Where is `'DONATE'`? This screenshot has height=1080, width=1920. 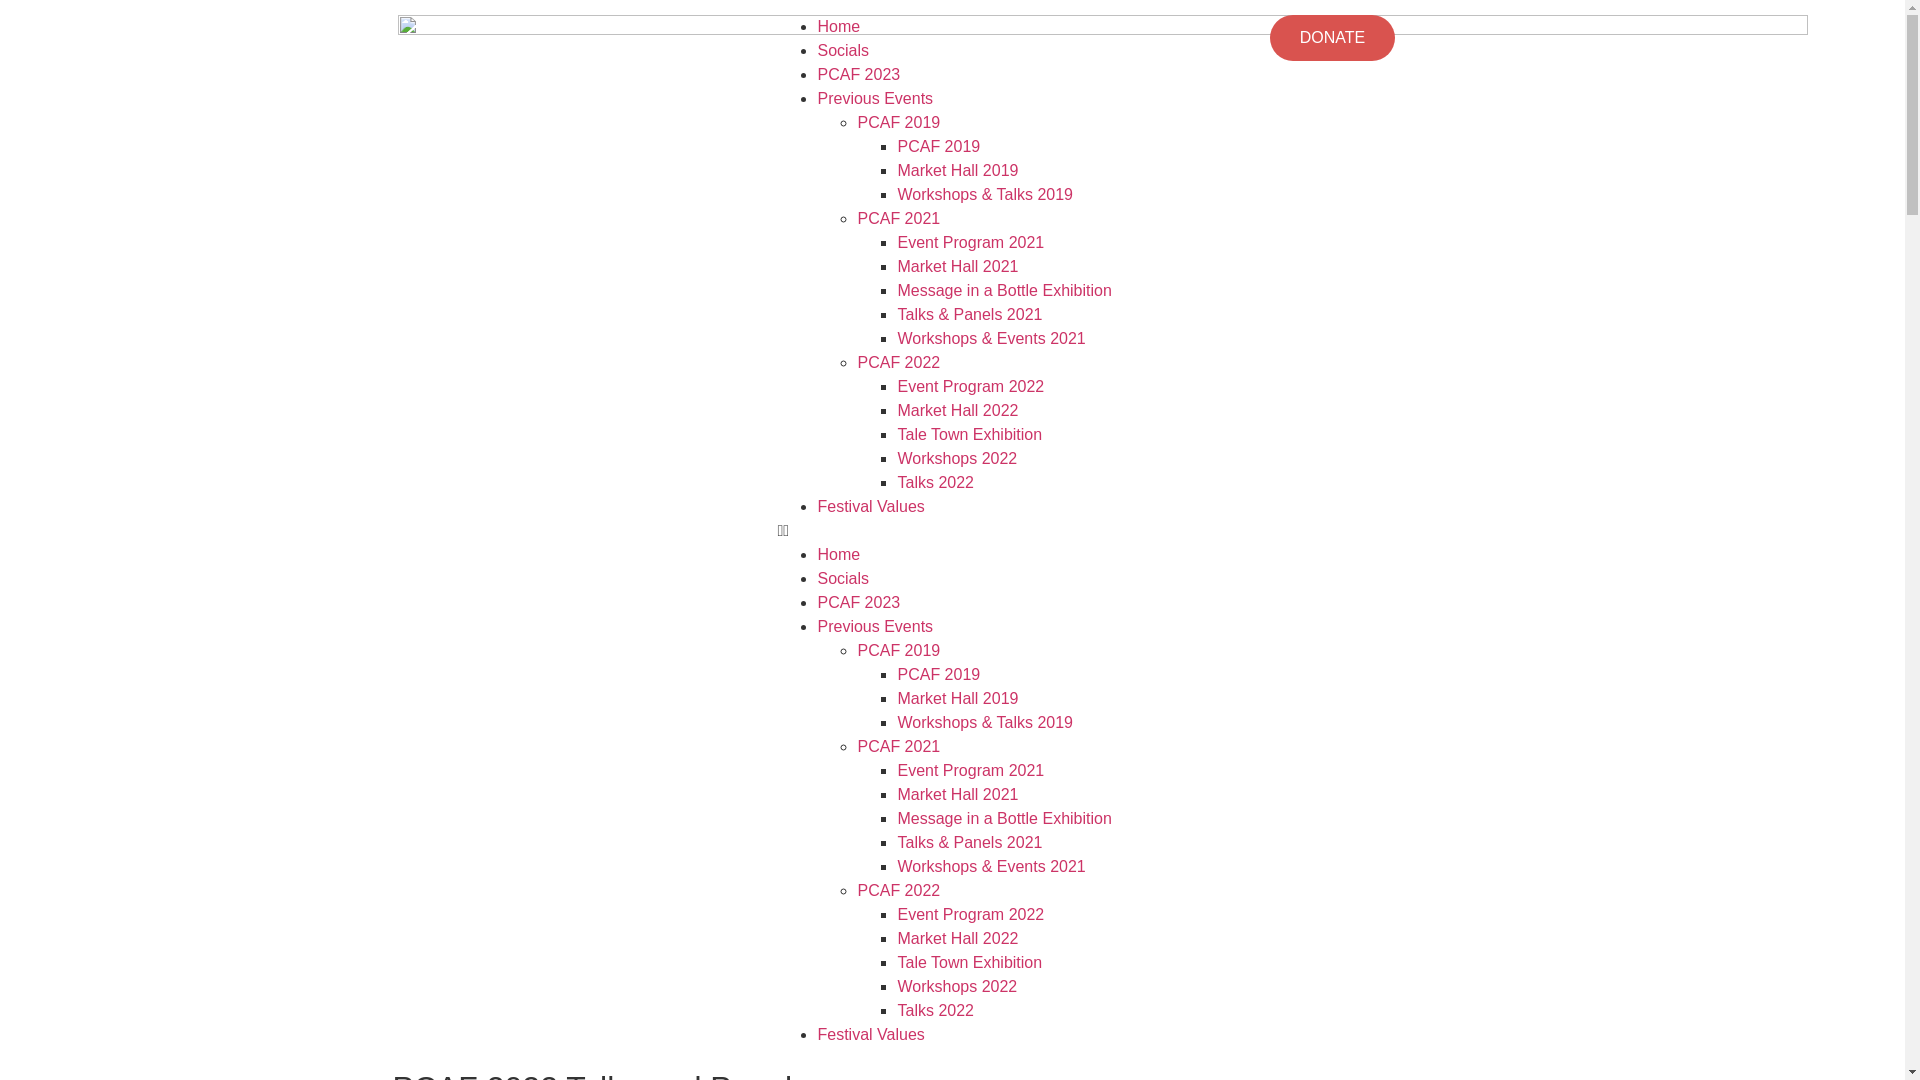 'DONATE' is located at coordinates (1269, 38).